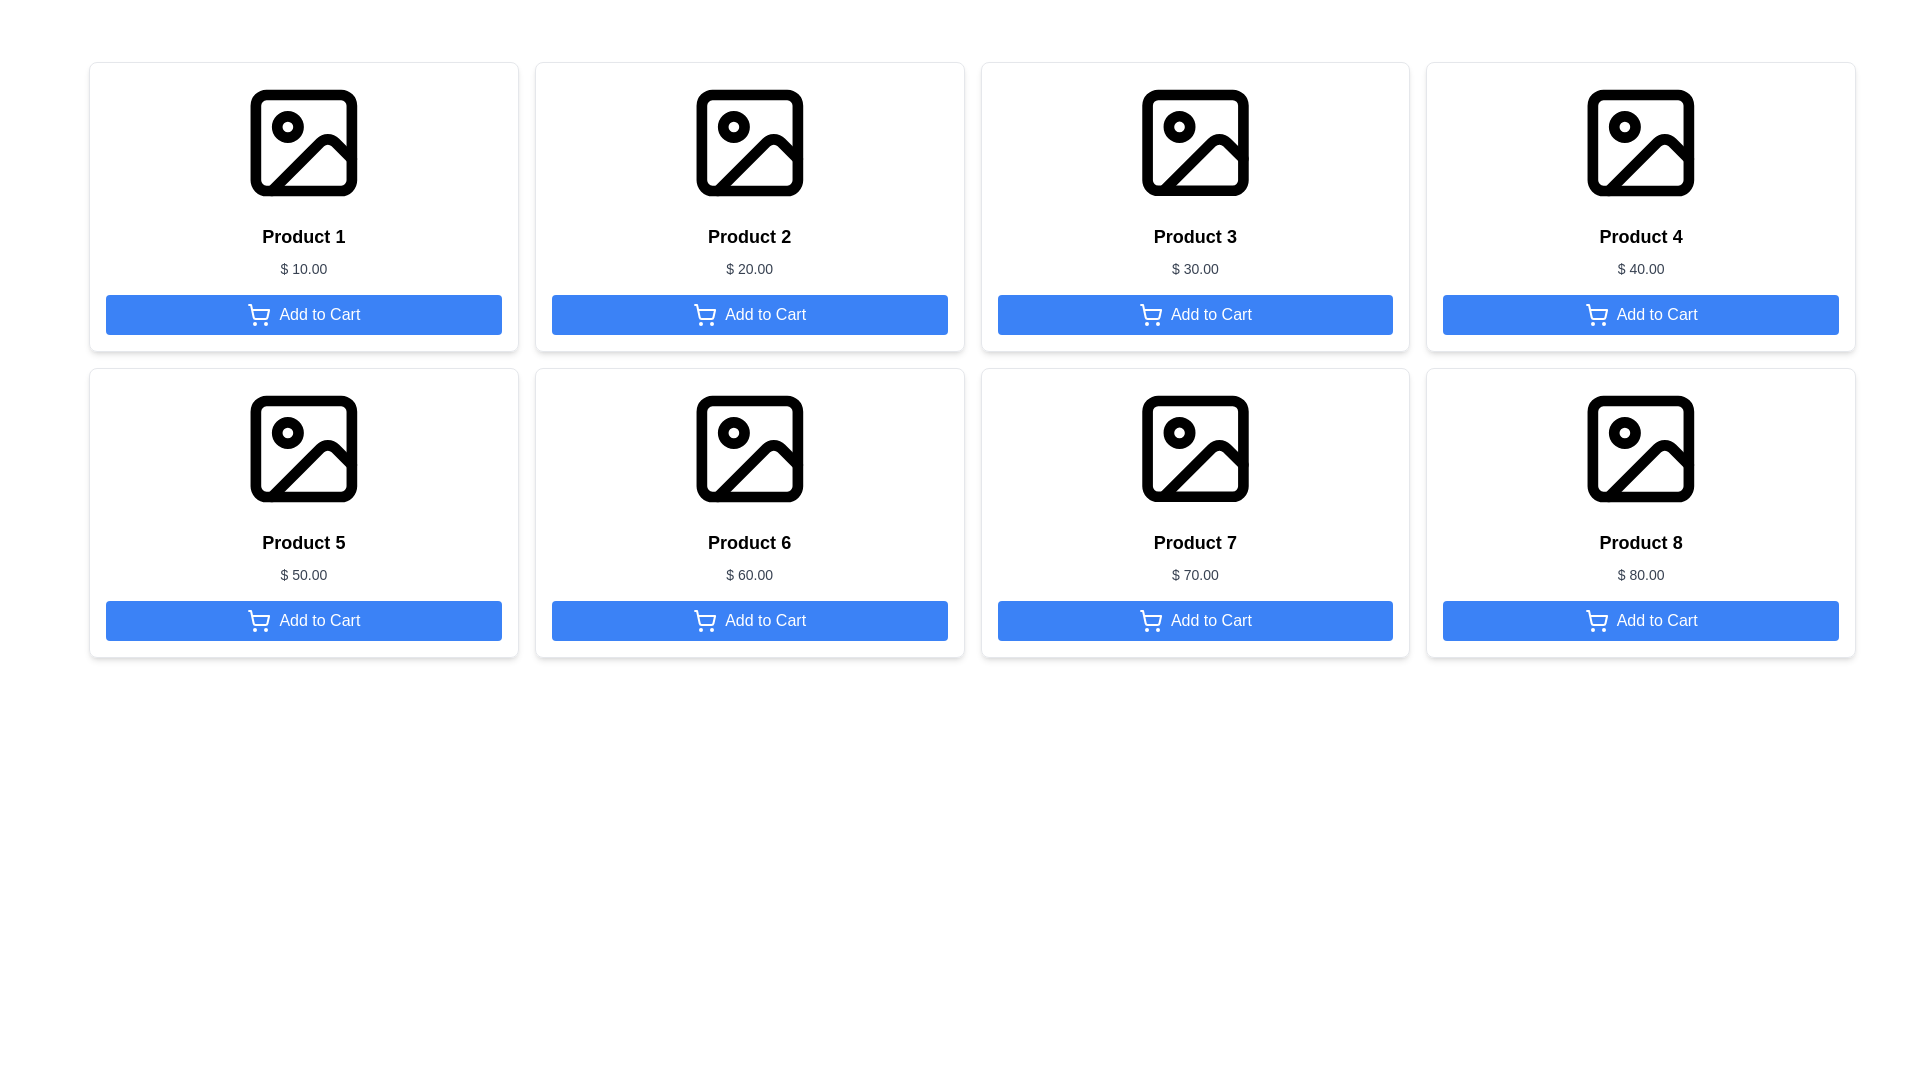  I want to click on the rectangular blue button labeled 'Add to Cart' with a shopping cart icon, so click(1195, 620).